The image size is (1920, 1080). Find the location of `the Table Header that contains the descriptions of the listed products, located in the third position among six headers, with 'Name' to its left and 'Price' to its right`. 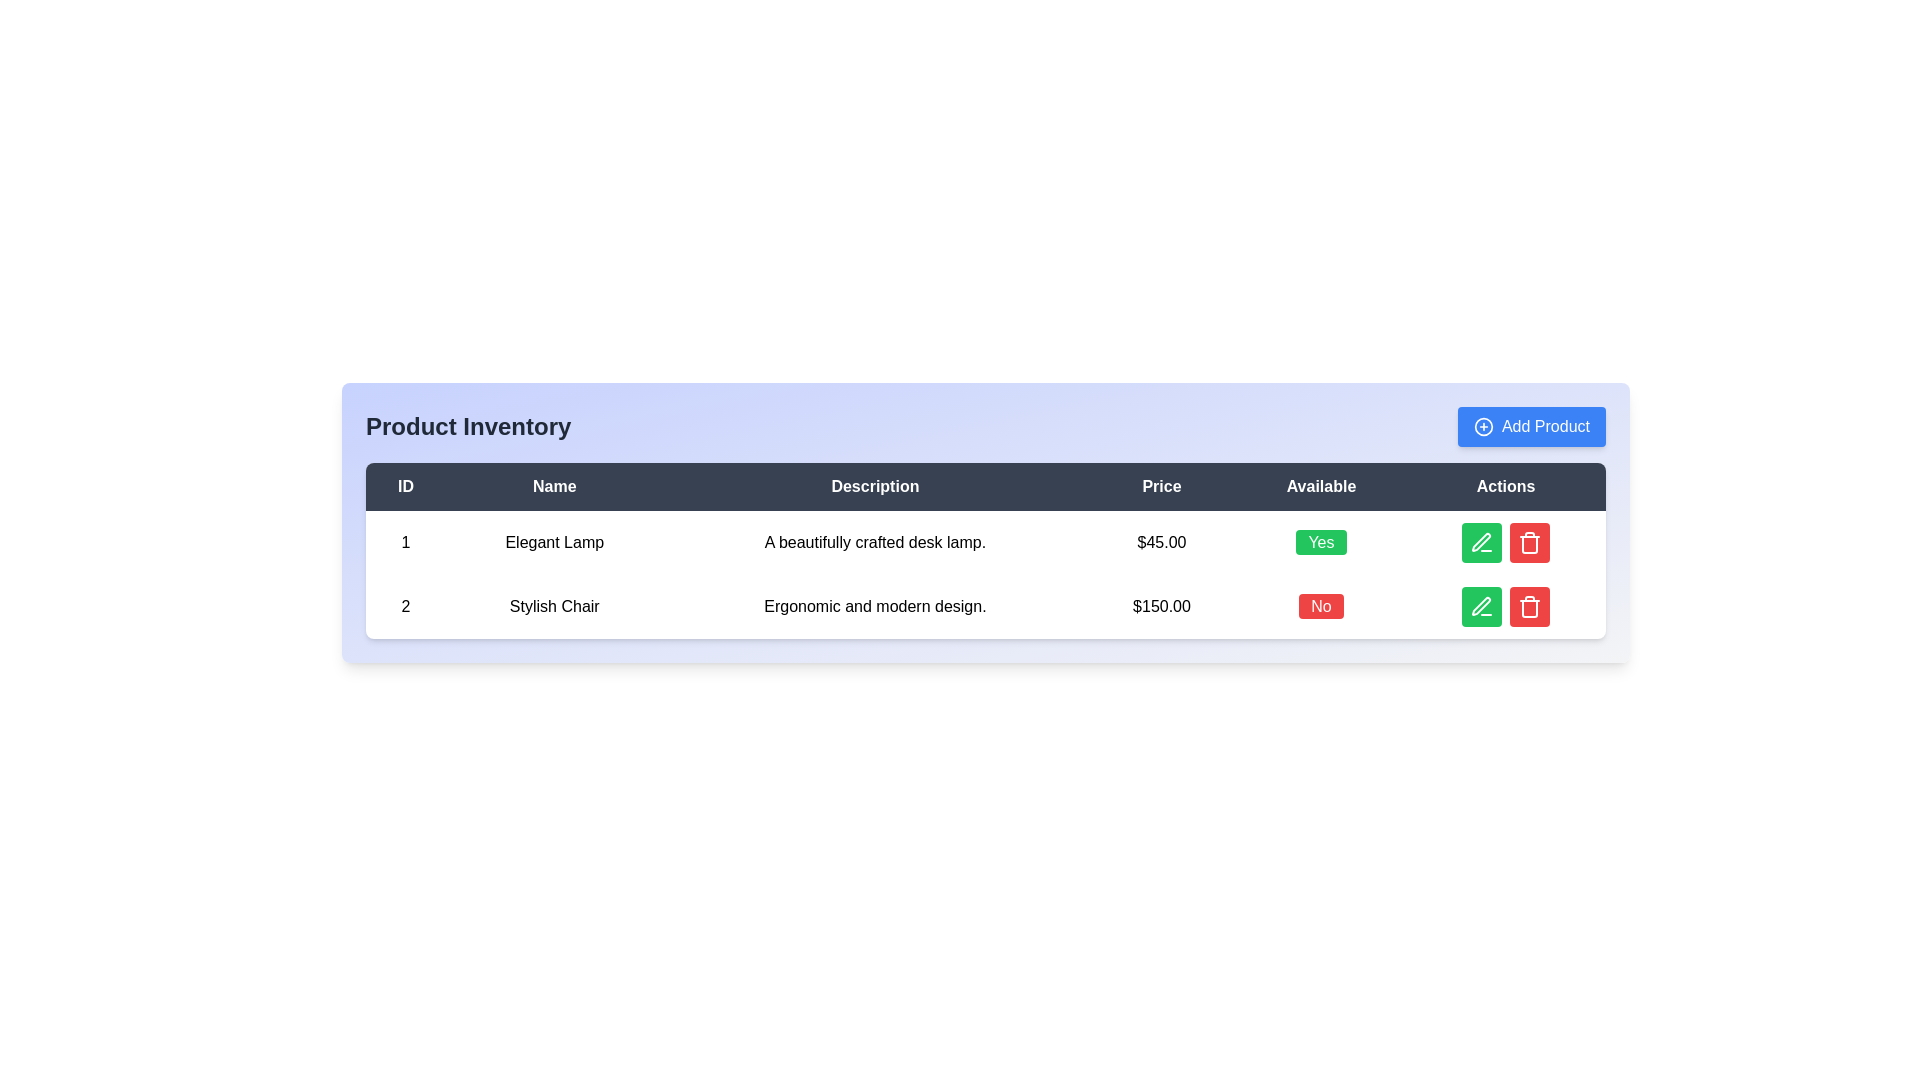

the Table Header that contains the descriptions of the listed products, located in the third position among six headers, with 'Name' to its left and 'Price' to its right is located at coordinates (875, 486).